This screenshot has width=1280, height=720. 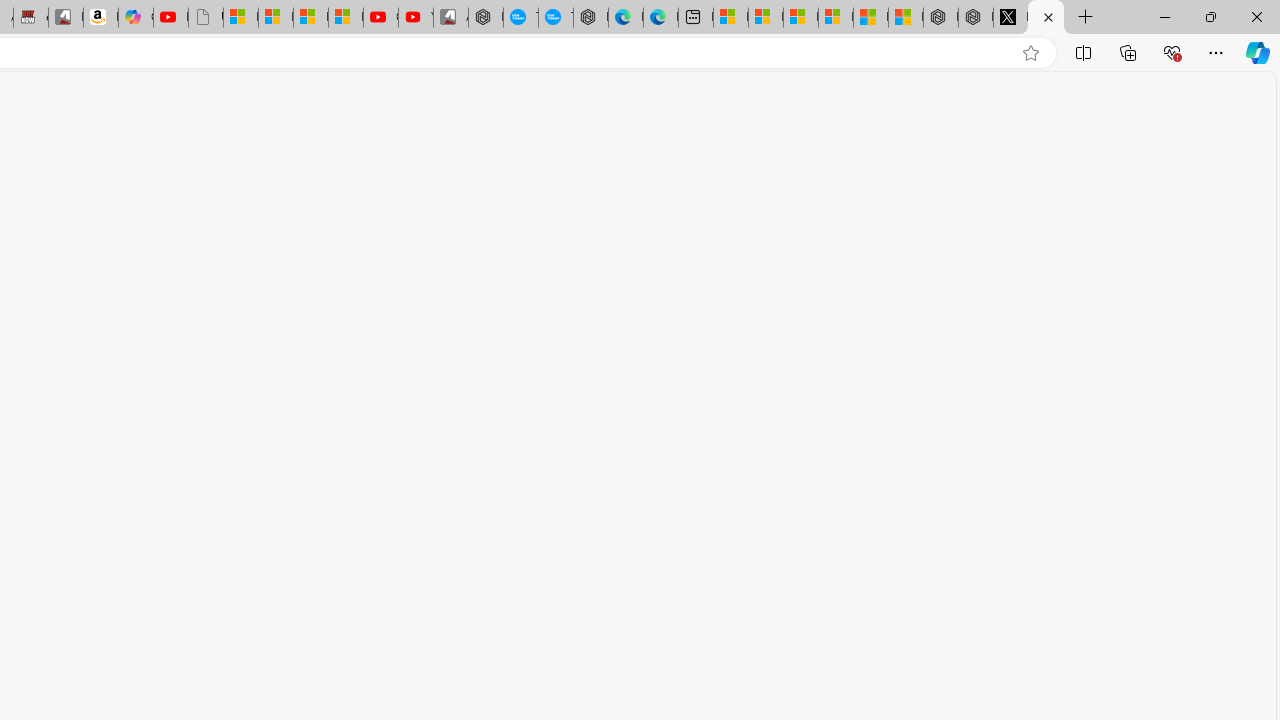 I want to click on 'Nordace (@NordaceOfficial) / X', so click(x=1011, y=17).